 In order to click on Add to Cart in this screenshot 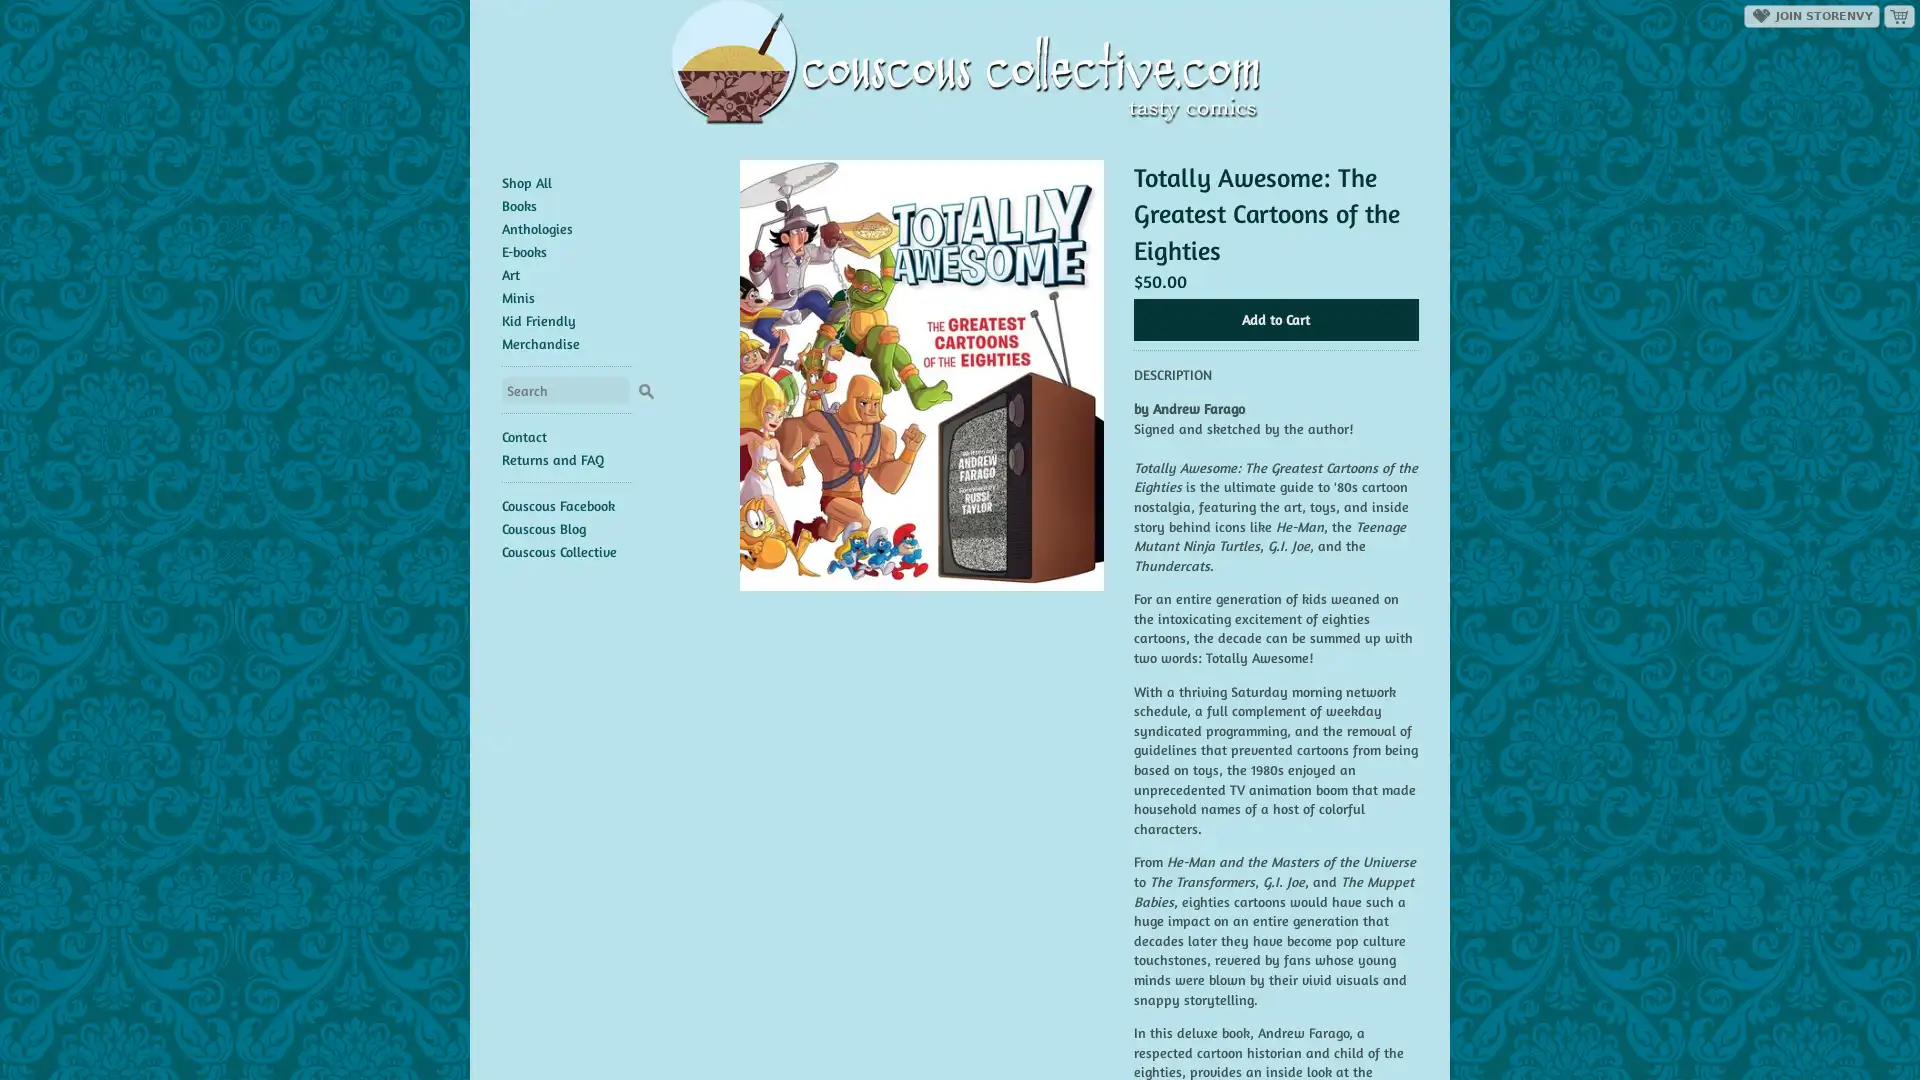, I will do `click(1274, 319)`.